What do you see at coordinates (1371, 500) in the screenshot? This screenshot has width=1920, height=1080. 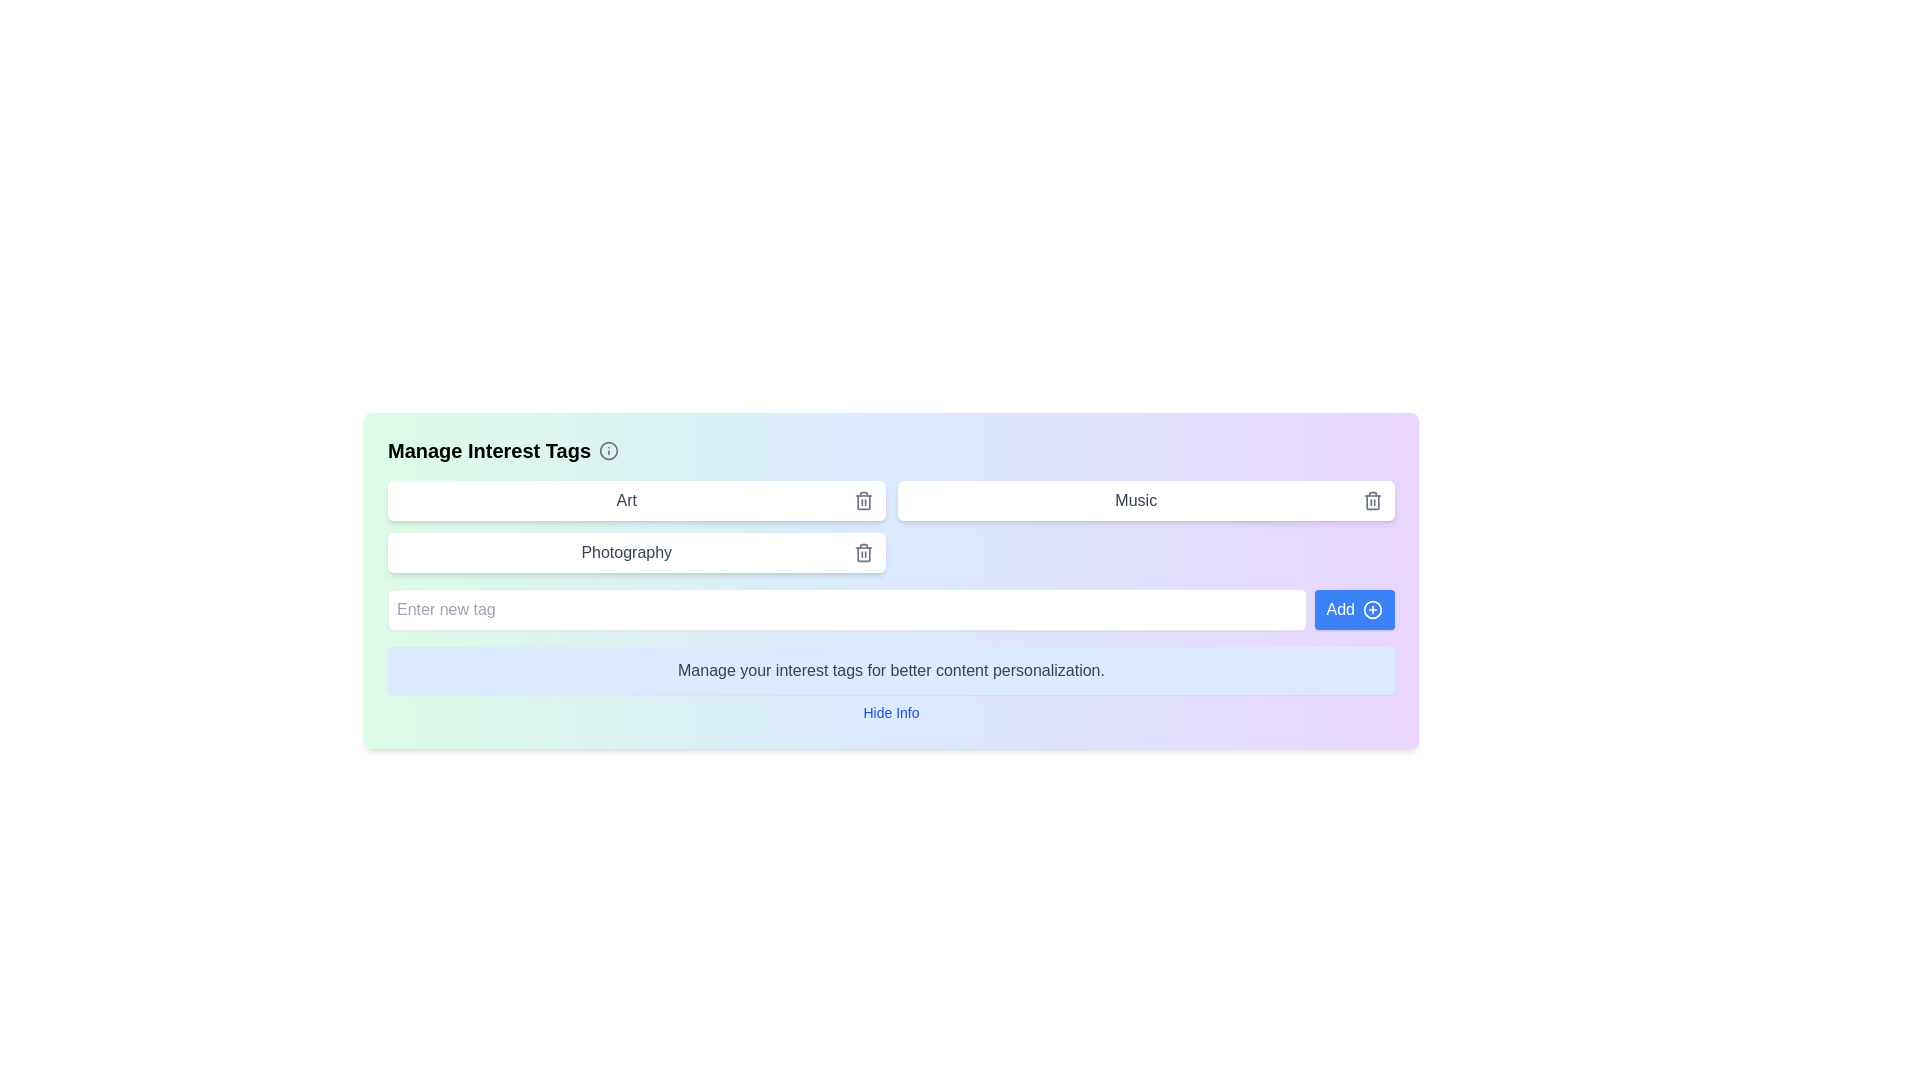 I see `the trash bin icon button located on the far right of the 'Music' tag` at bounding box center [1371, 500].